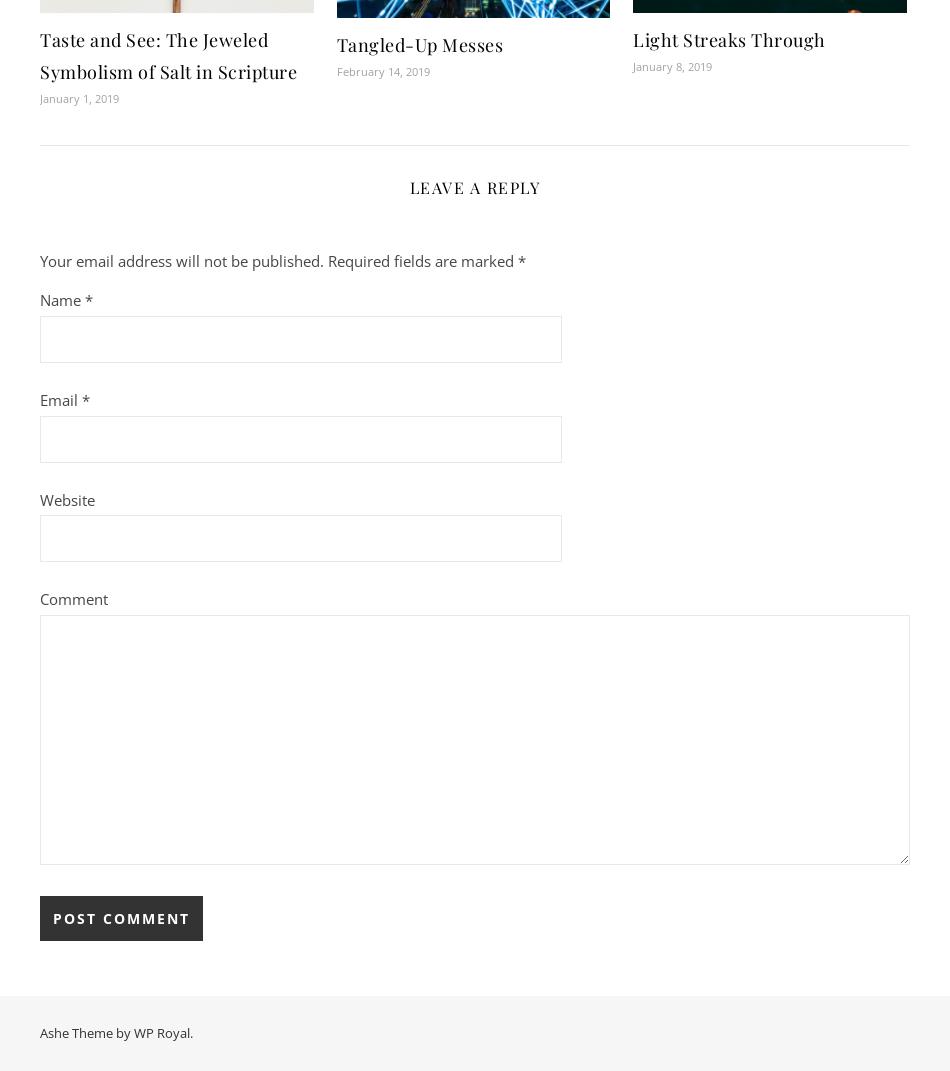  Describe the element at coordinates (62, 299) in the screenshot. I see `'Name'` at that location.